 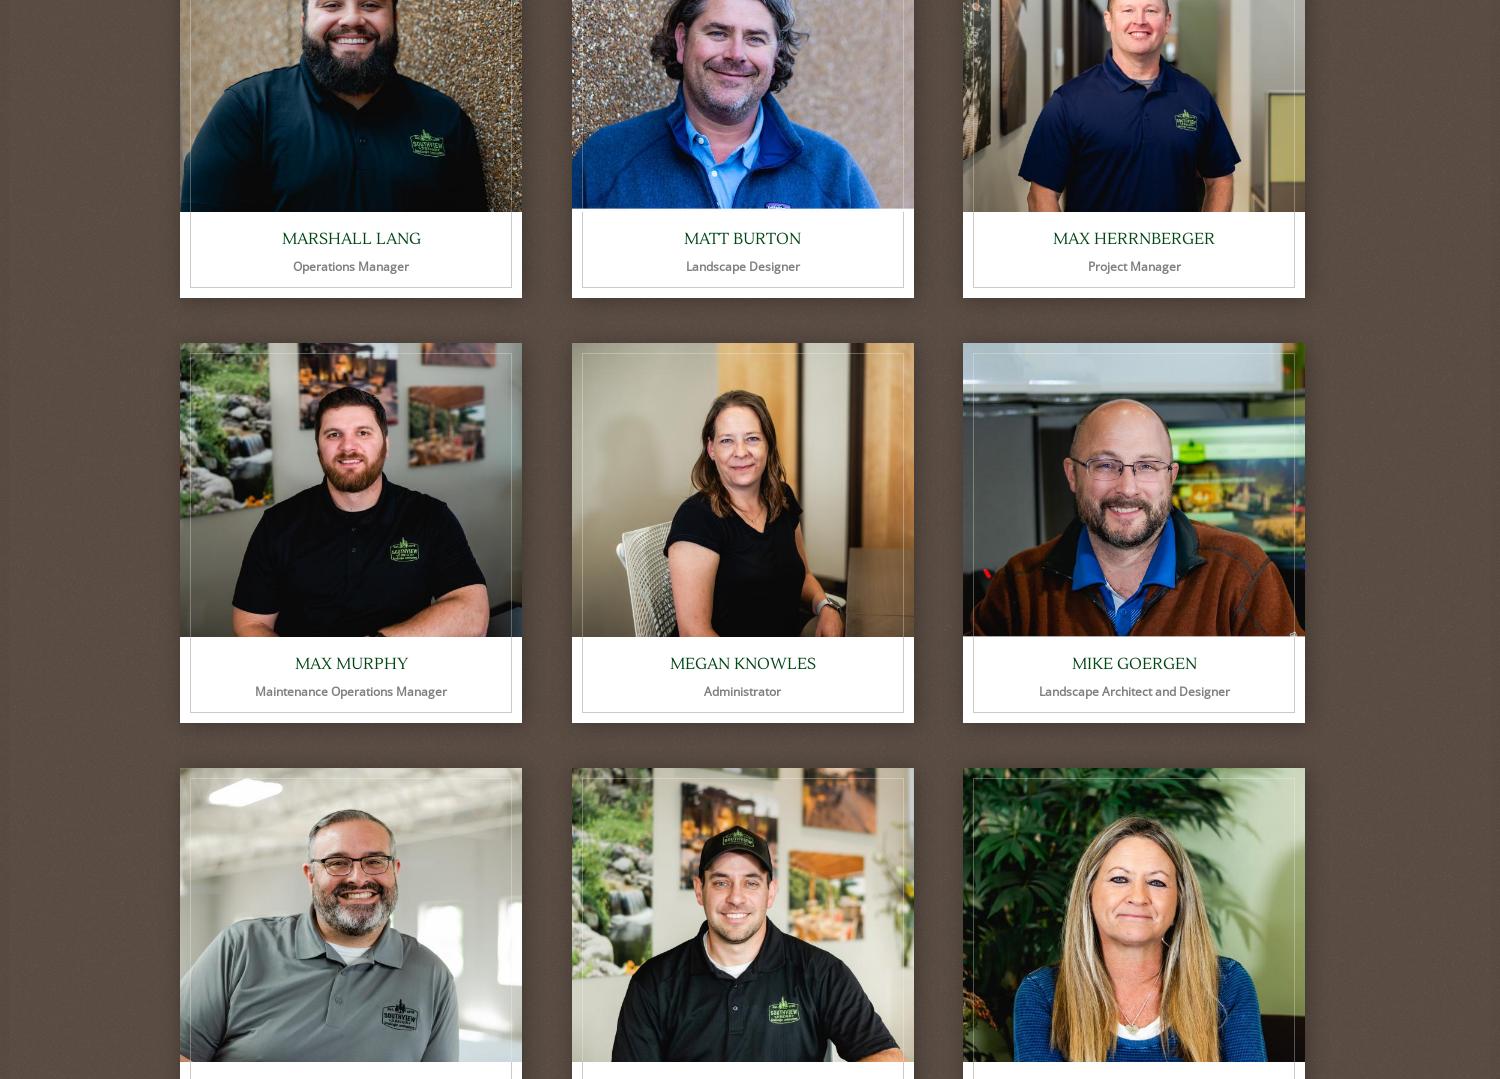 What do you see at coordinates (741, 664) in the screenshot?
I see `'Megan Knowles'` at bounding box center [741, 664].